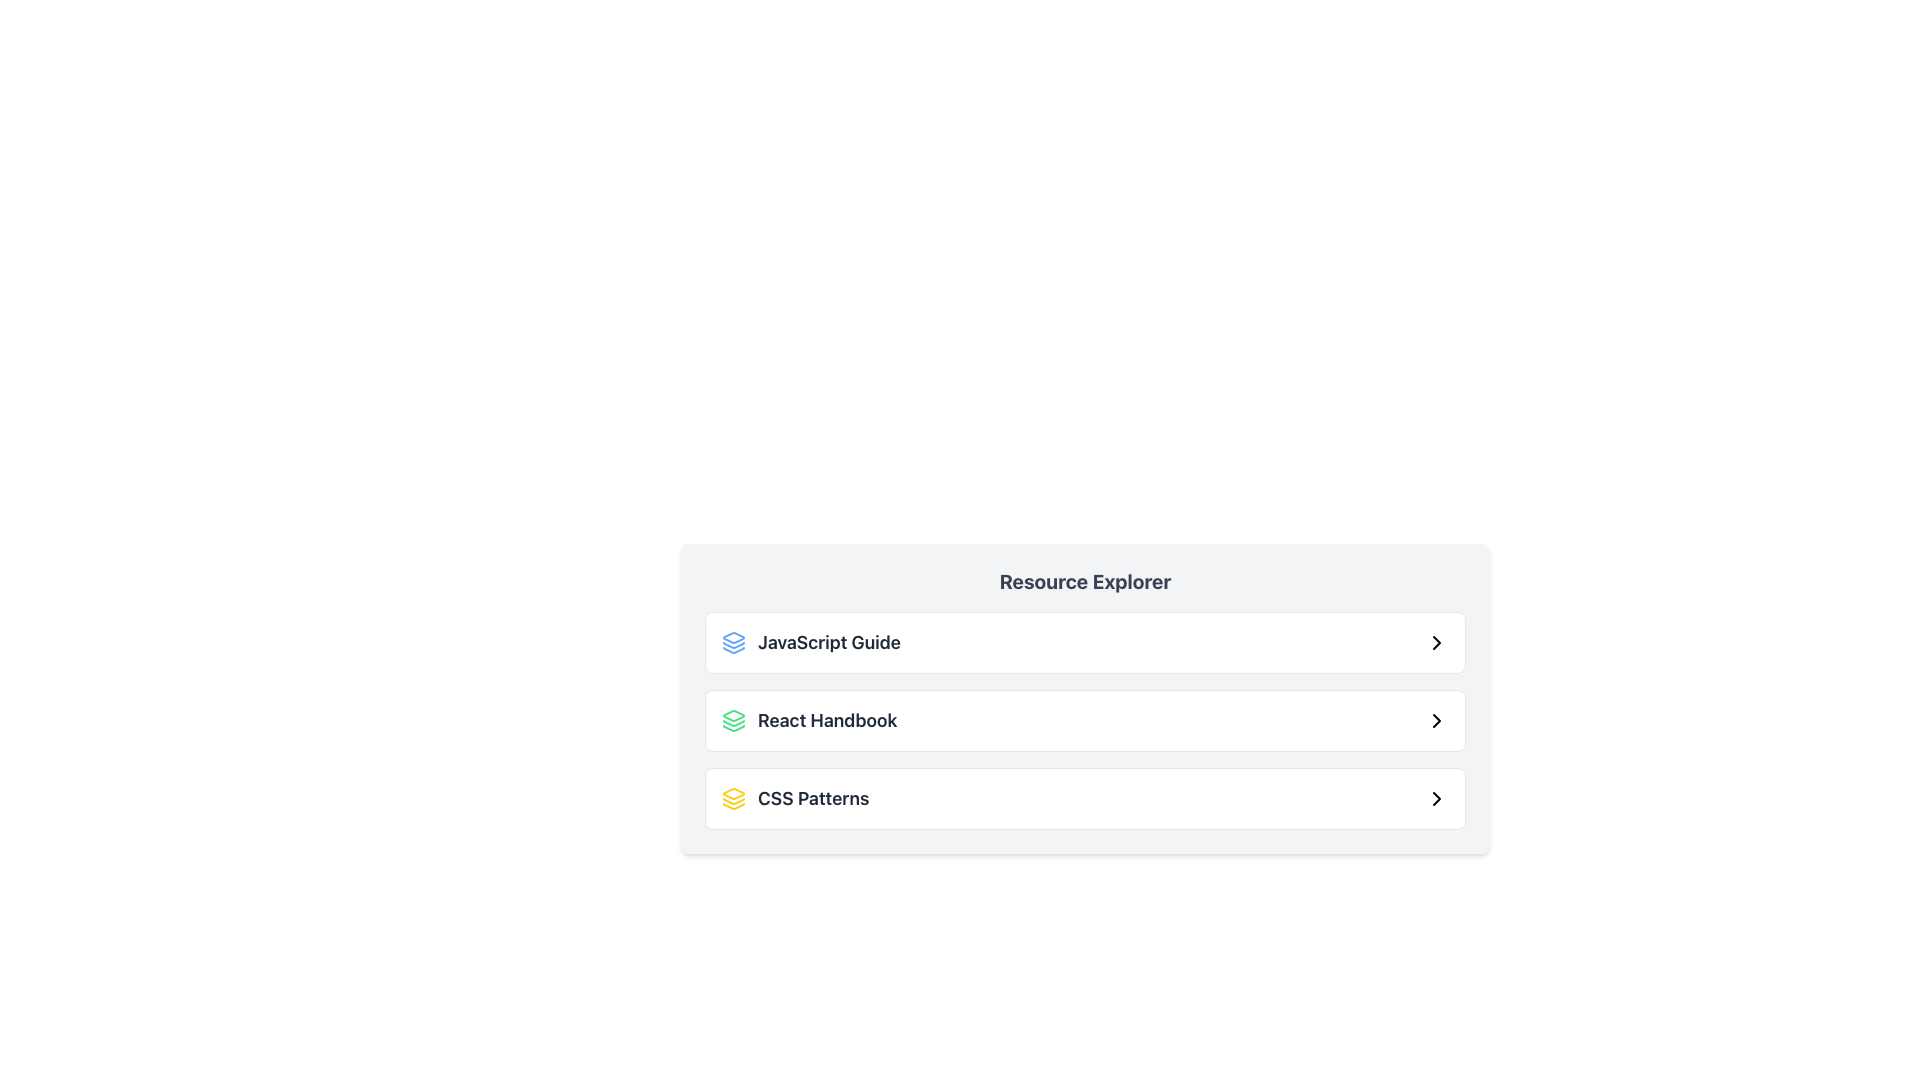  Describe the element at coordinates (1435, 643) in the screenshot. I see `the right-facing Chevron icon located on the far right side of the first item in the 'Resource Explorer' menu, which is labeled 'JavaScript Guide'` at that location.